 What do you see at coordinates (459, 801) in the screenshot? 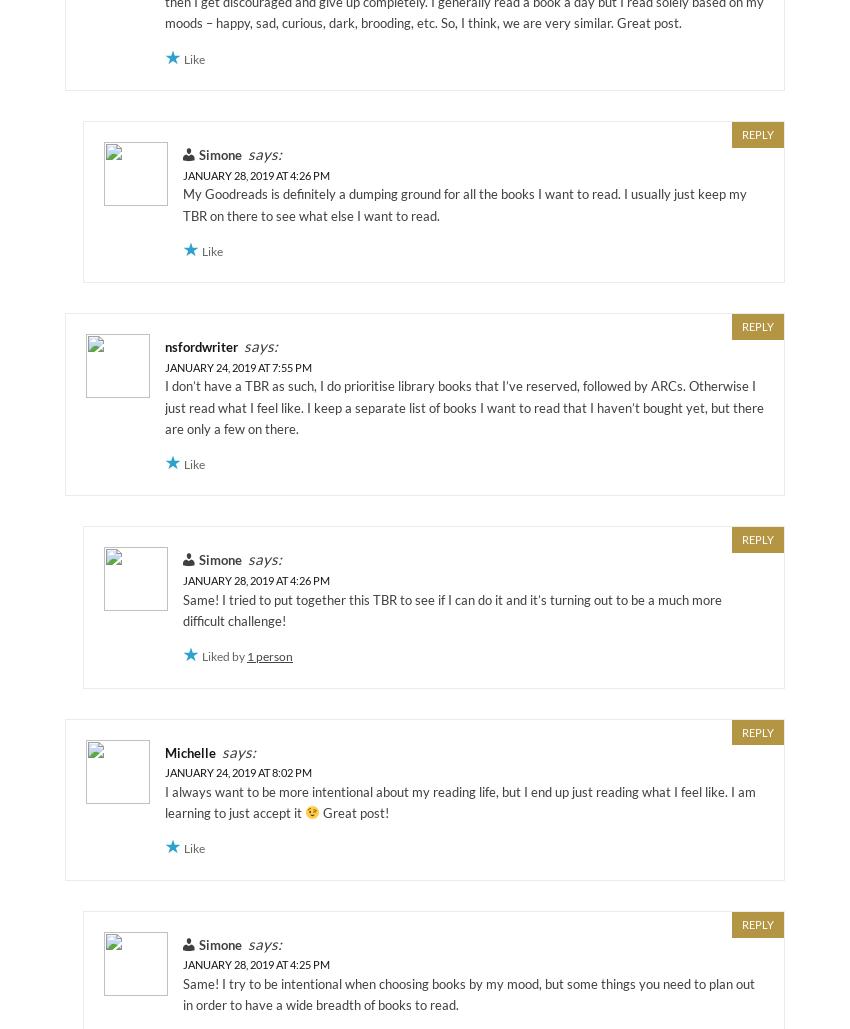
I see `'I always want to be more intentional about my reading life, but I end up just reading what I feel like. I am learning to just accept it'` at bounding box center [459, 801].